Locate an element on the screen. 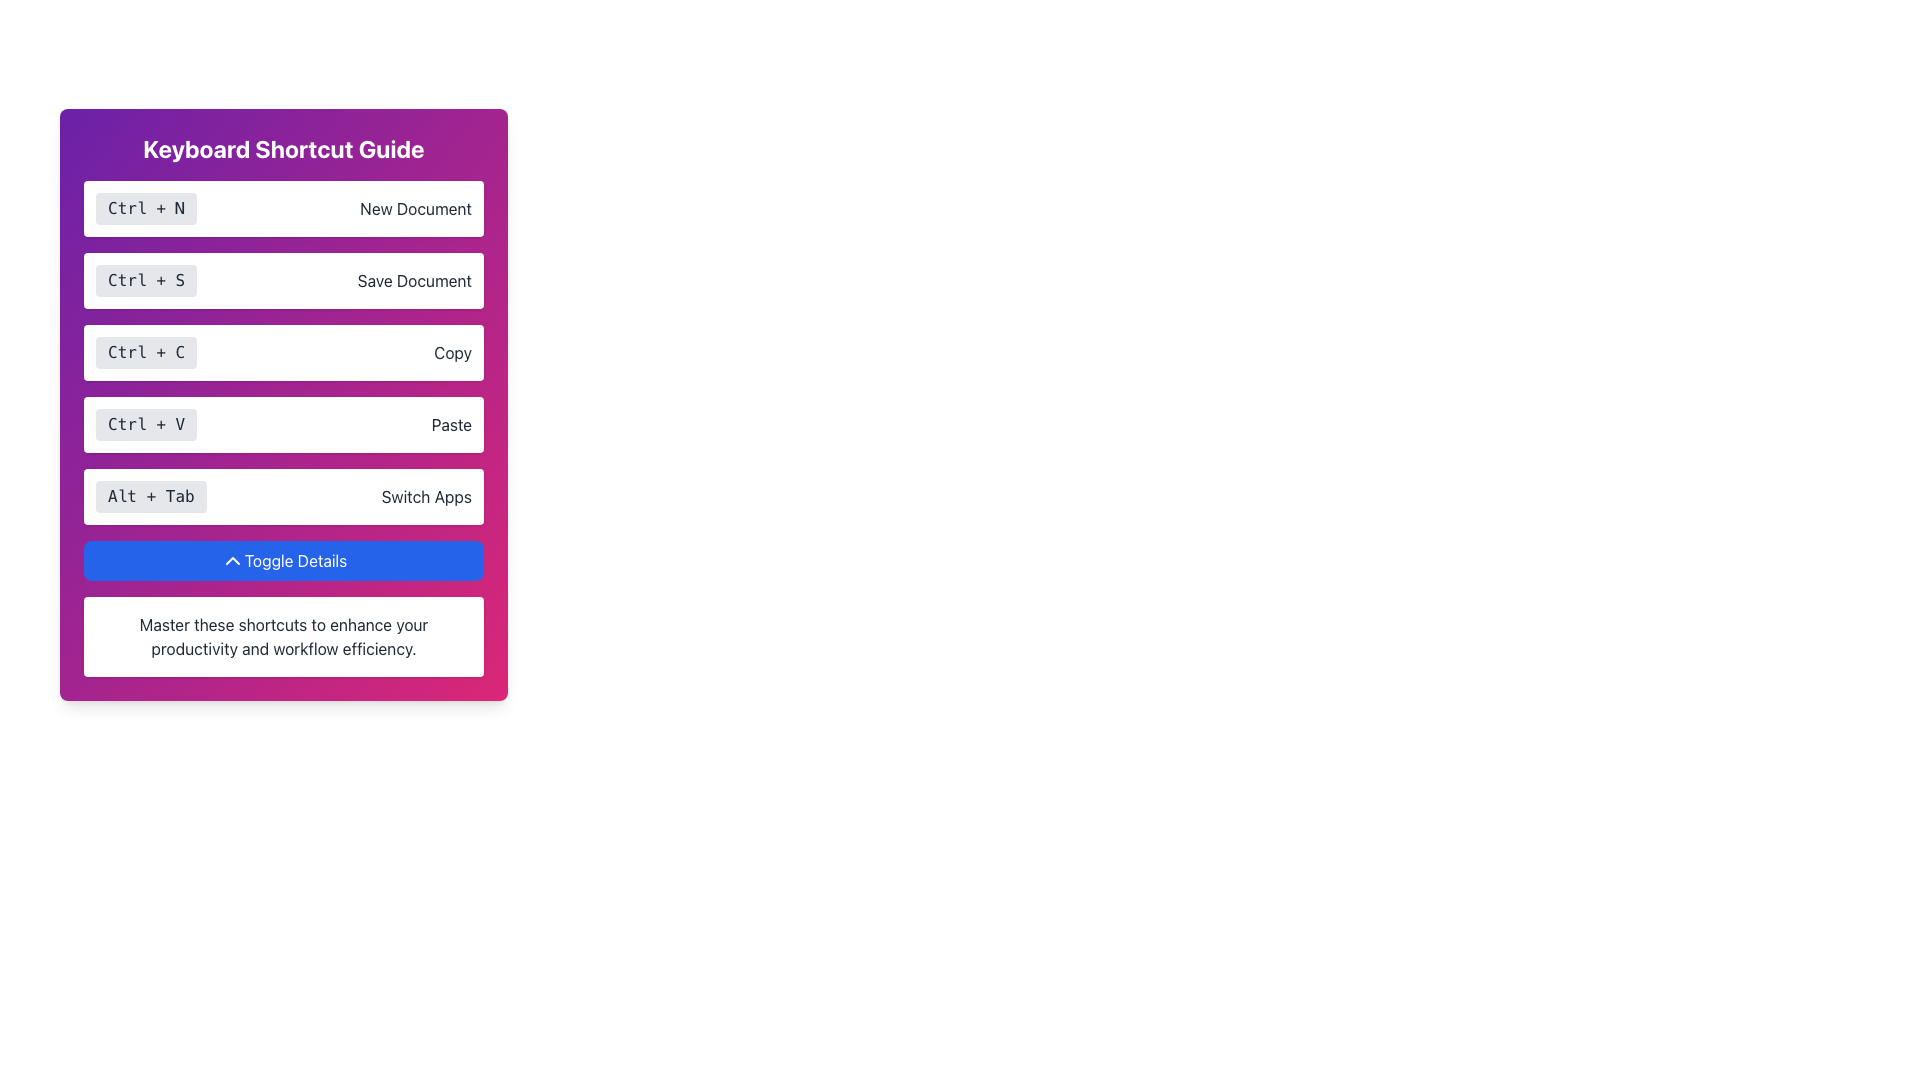 Image resolution: width=1920 pixels, height=1080 pixels. the motivational textual label located beneath the blue 'Toggle Details' button, which is styled with a white background and rounded corners is located at coordinates (282, 636).